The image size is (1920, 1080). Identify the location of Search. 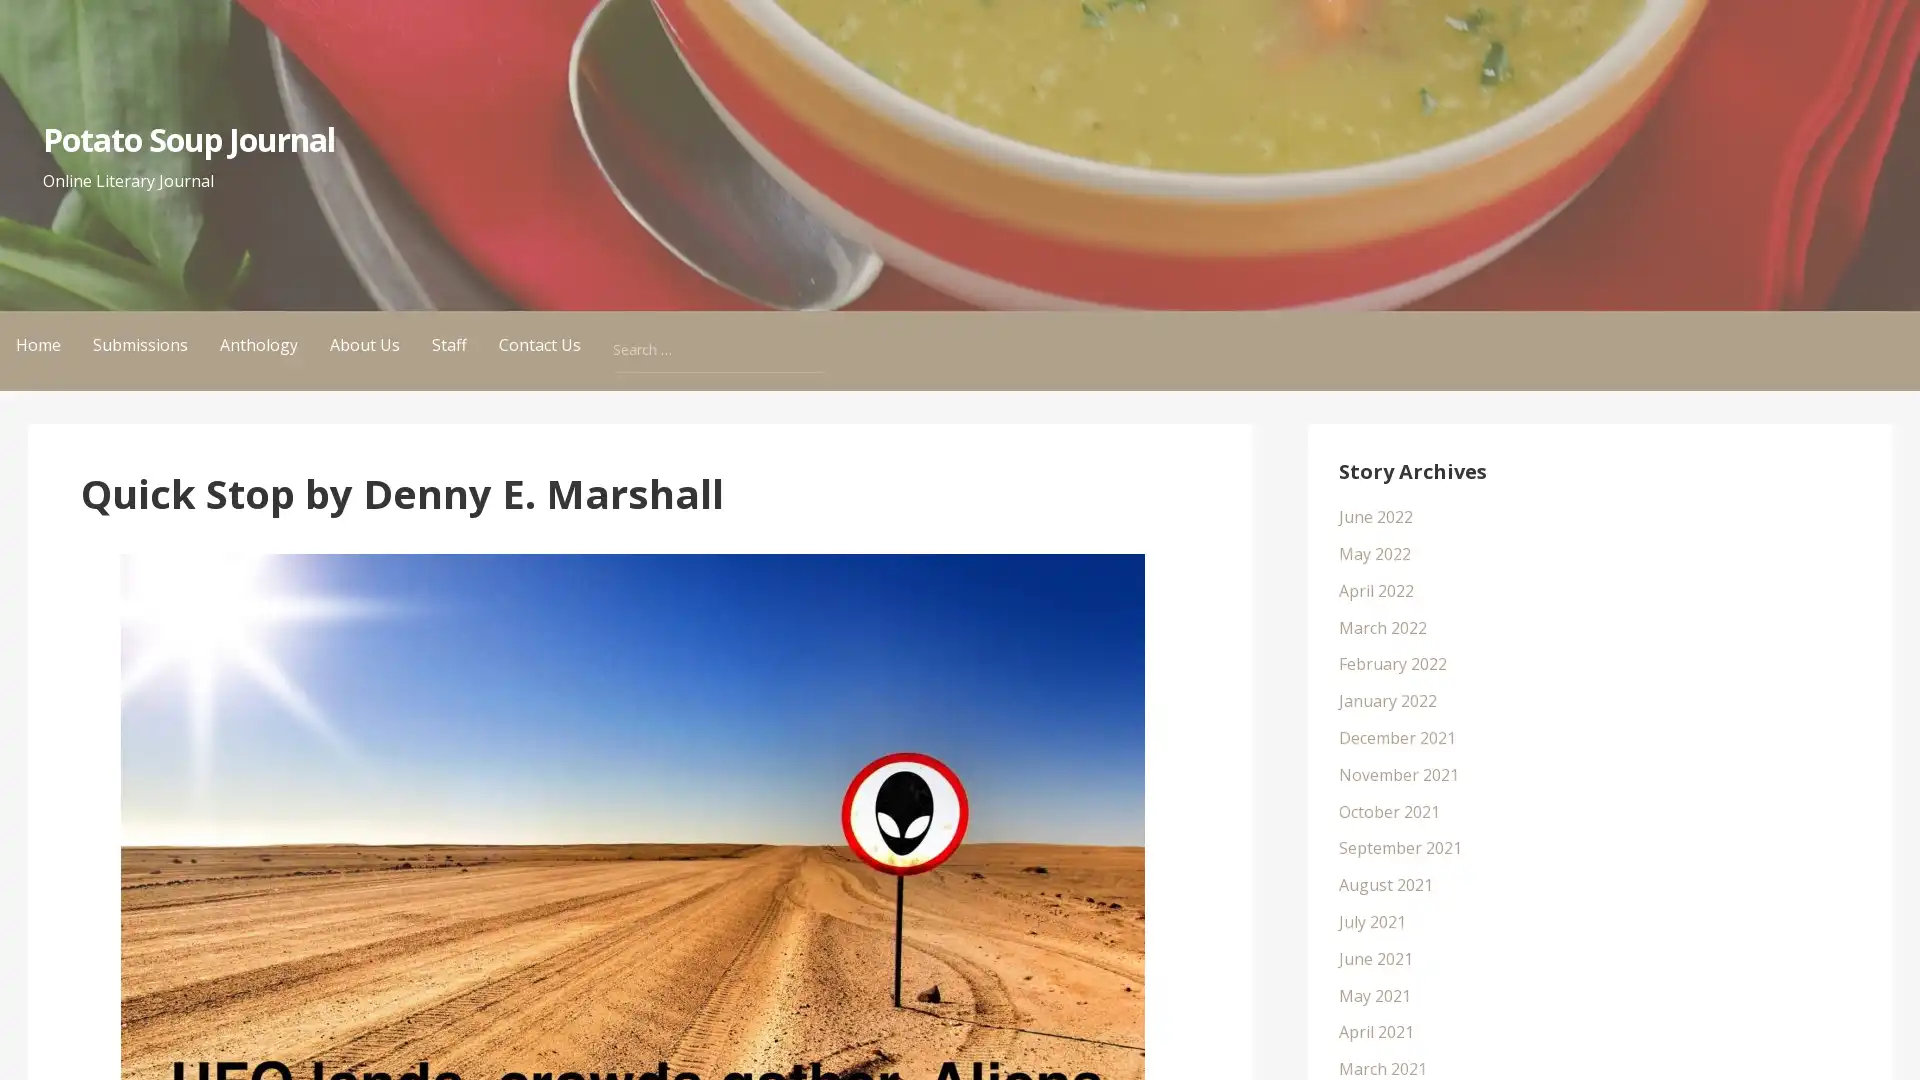
(820, 330).